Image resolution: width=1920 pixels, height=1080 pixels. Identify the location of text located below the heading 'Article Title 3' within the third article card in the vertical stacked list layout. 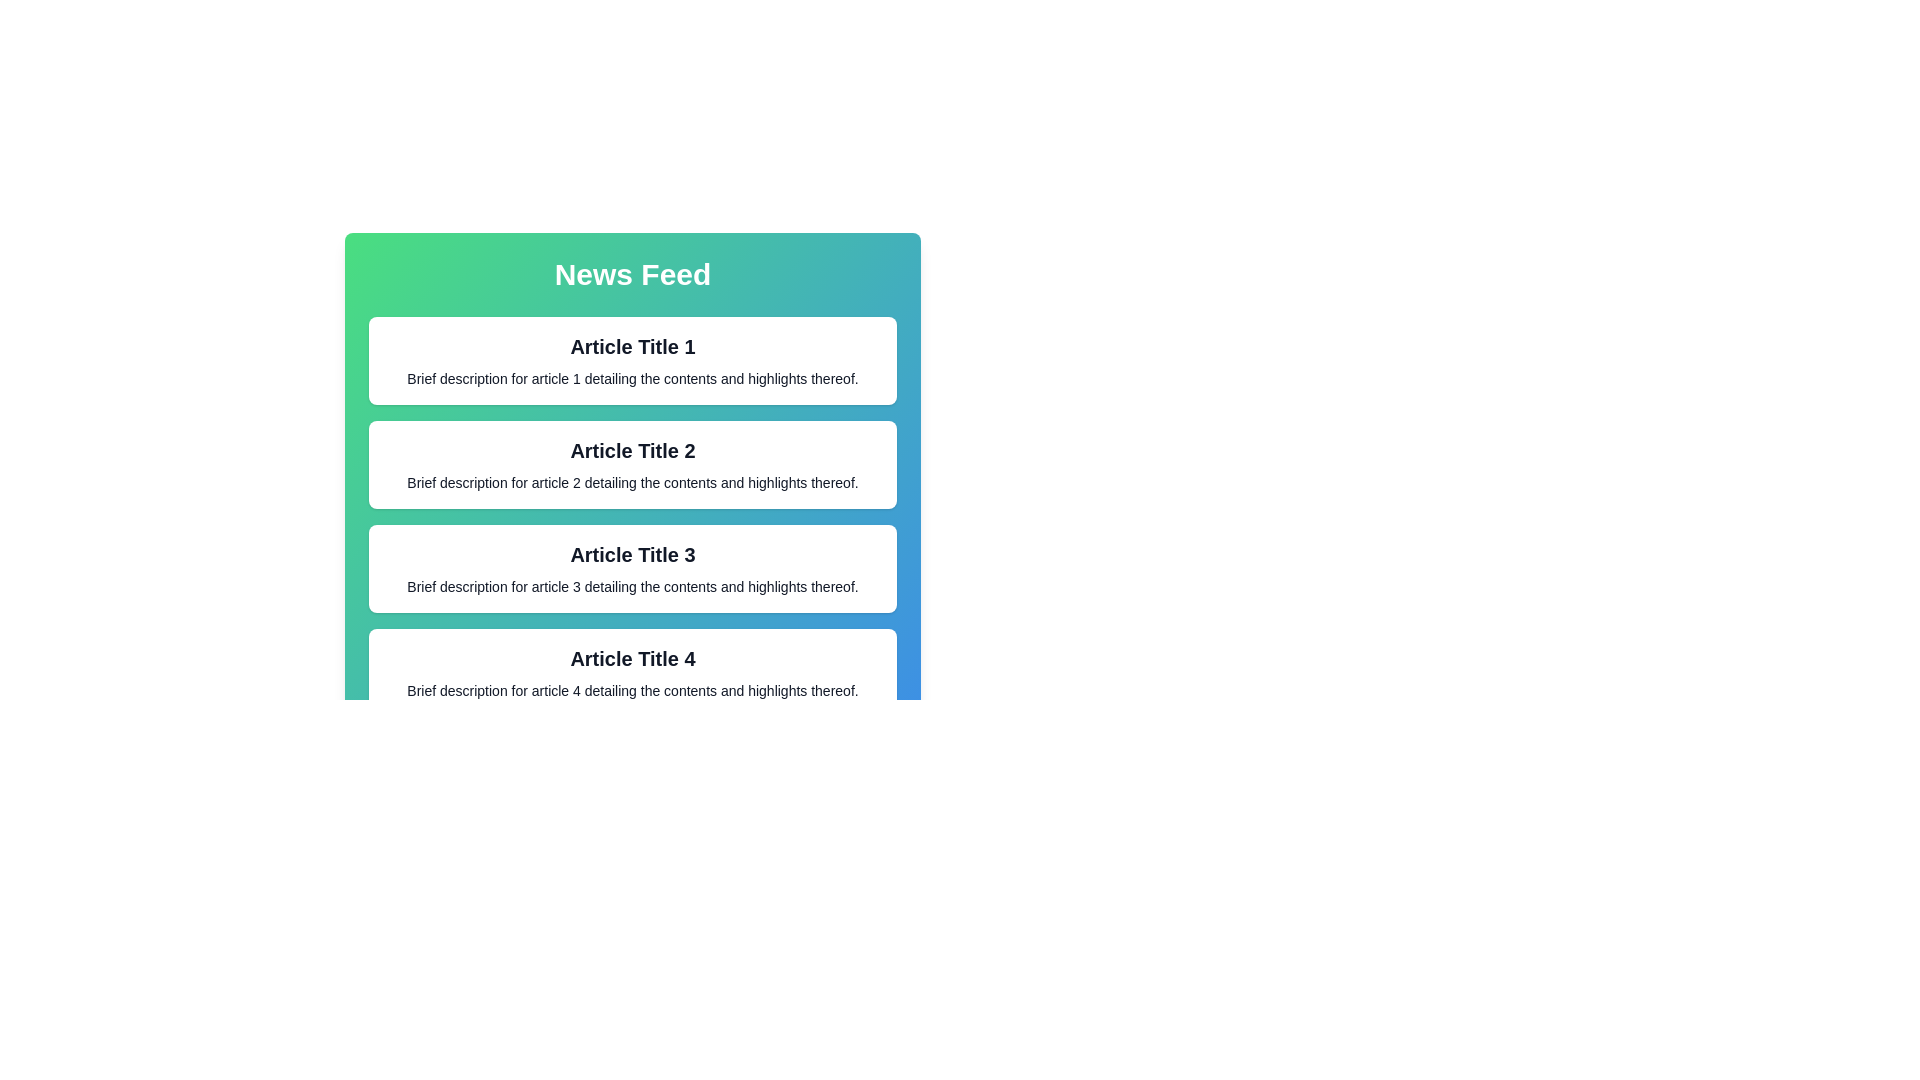
(632, 585).